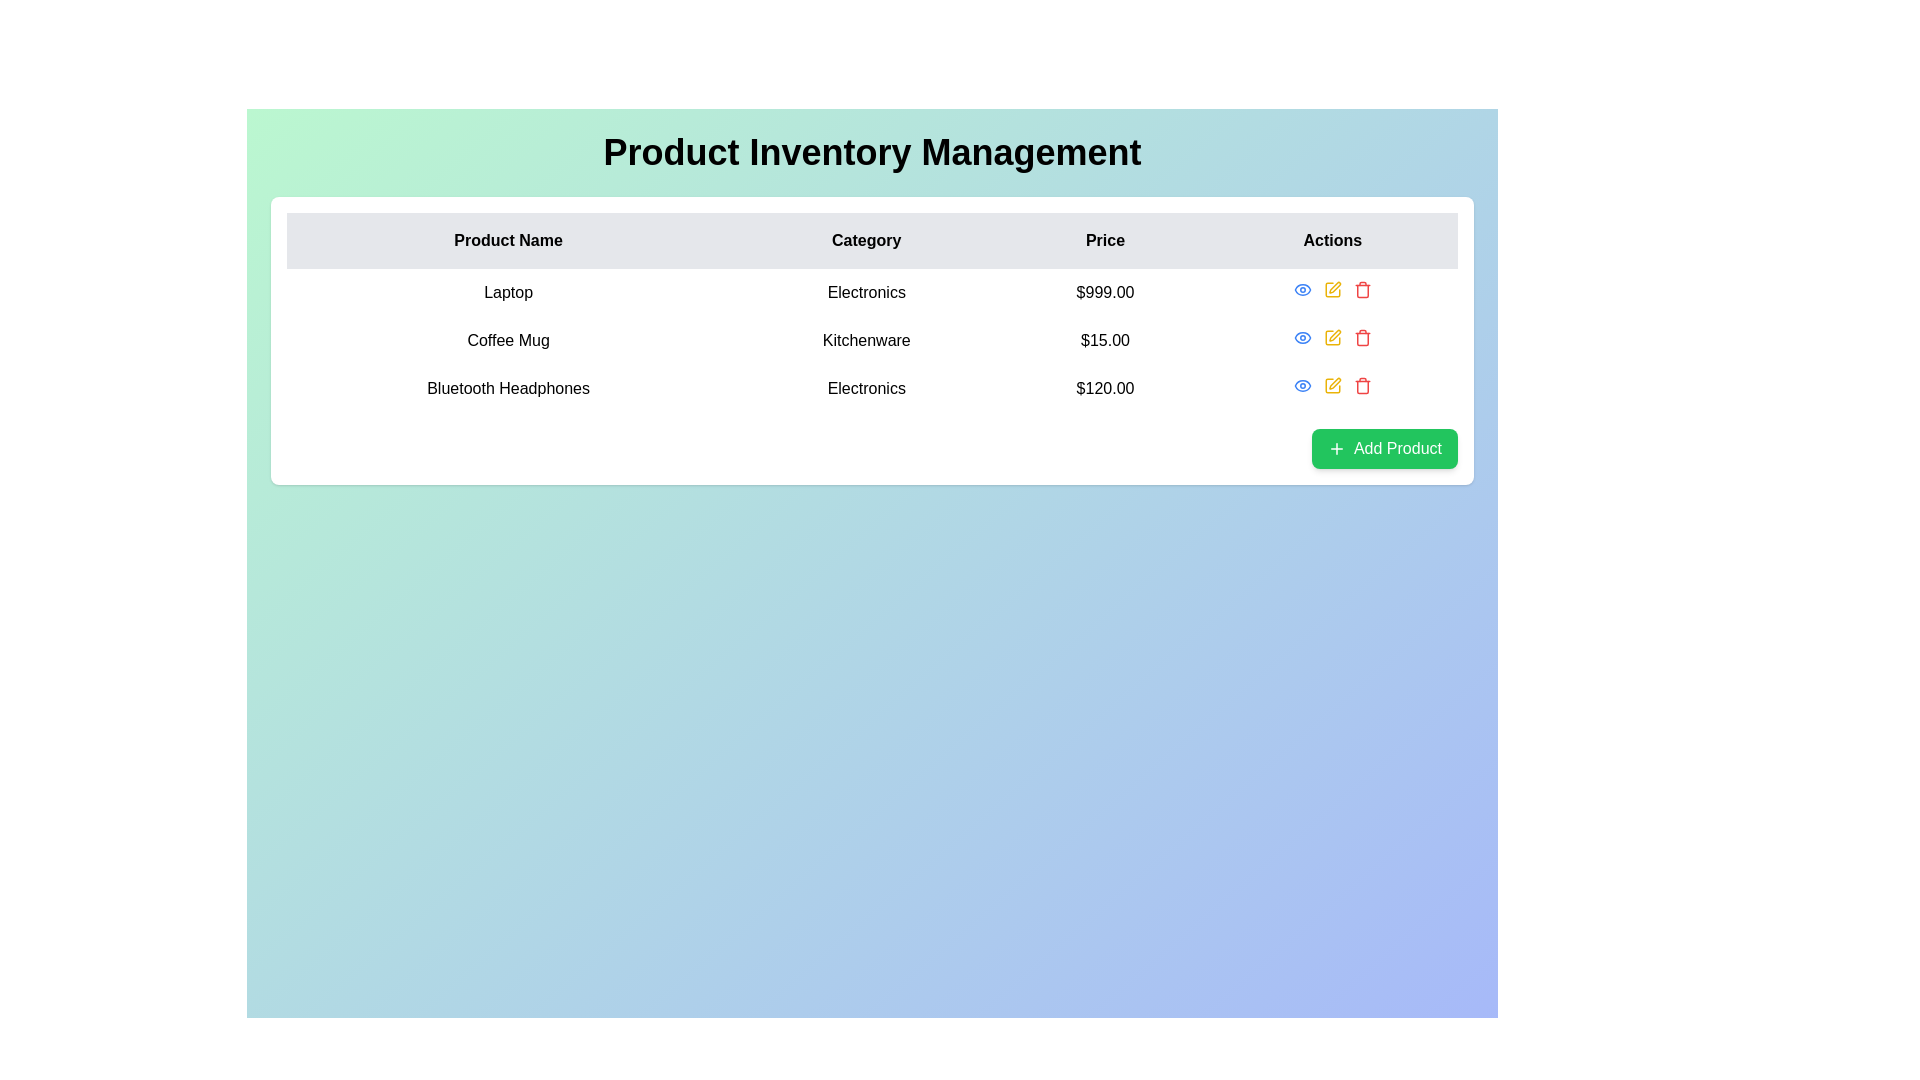  What do you see at coordinates (872, 339) in the screenshot?
I see `product details for 'Coffee Mug' in the second row of the product inventory table, which includes the product name, category, and price` at bounding box center [872, 339].